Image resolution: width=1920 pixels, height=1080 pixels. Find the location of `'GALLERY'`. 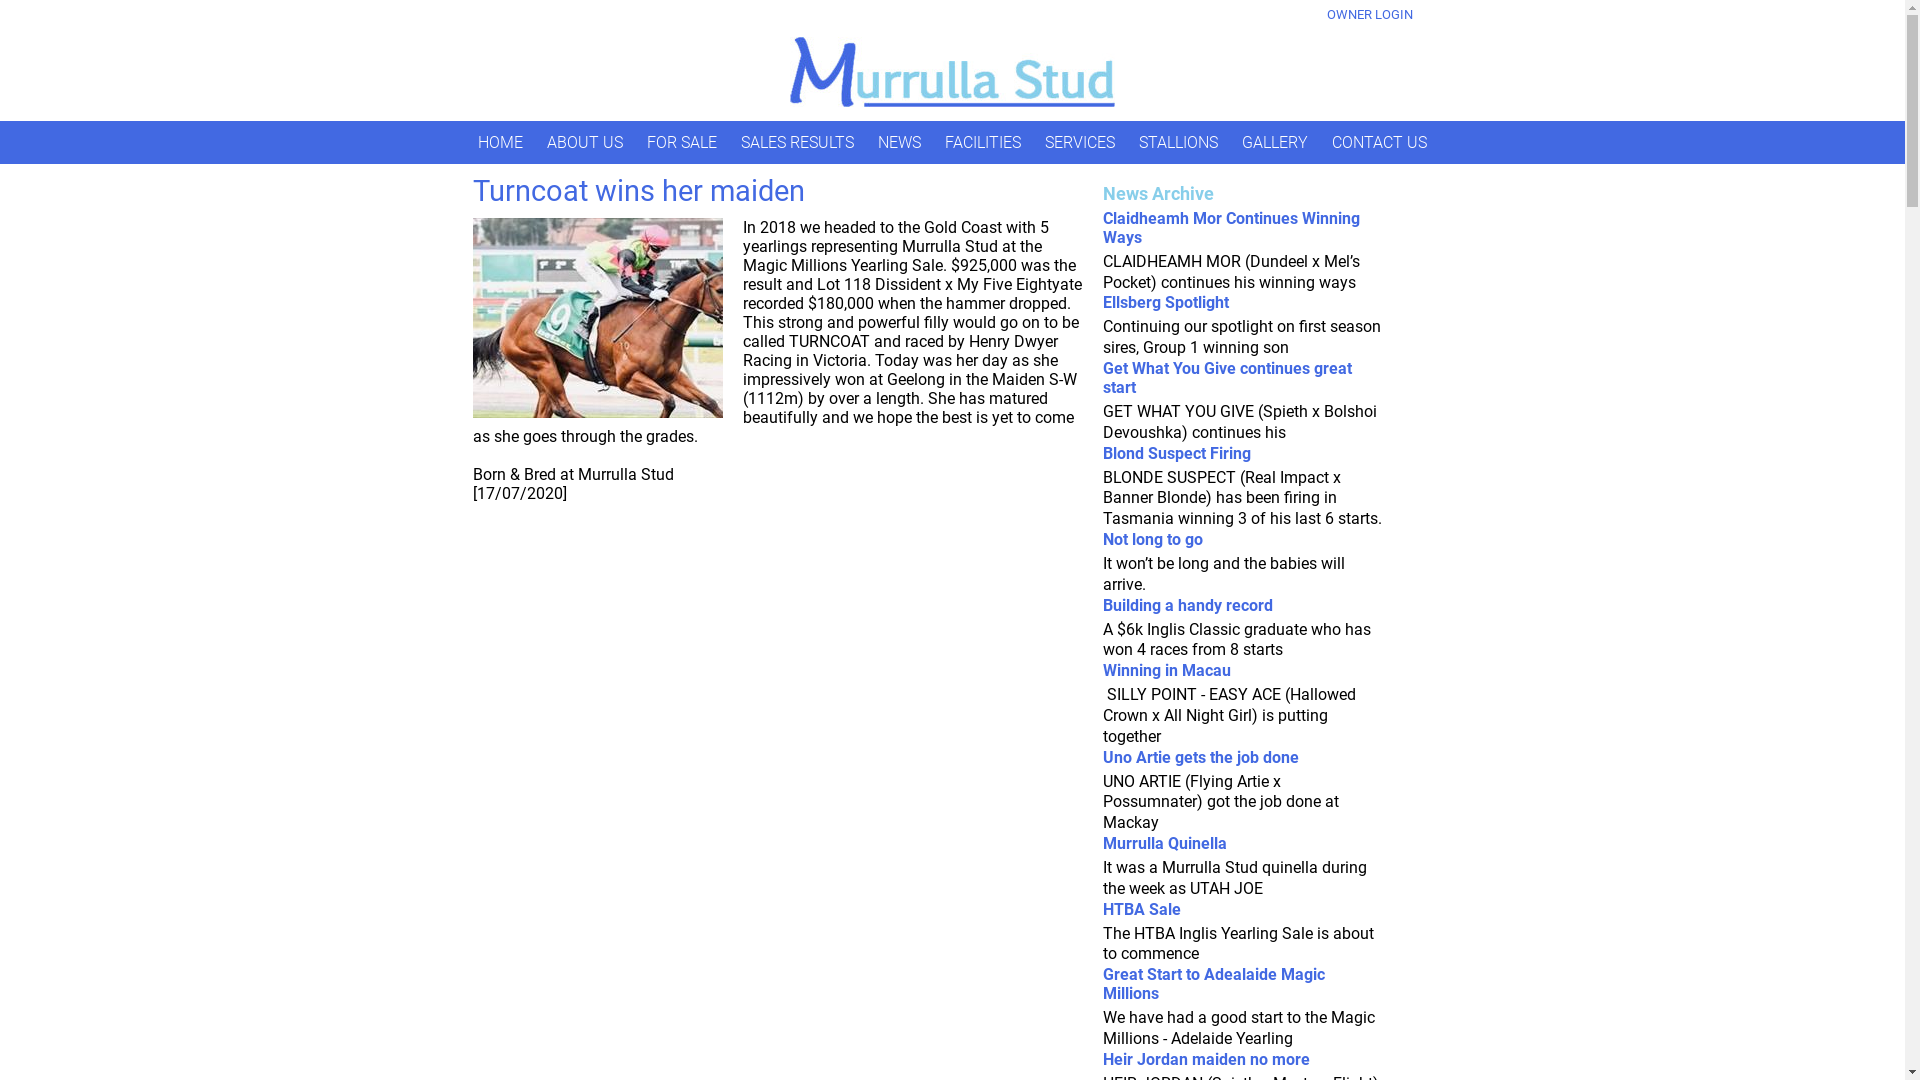

'GALLERY' is located at coordinates (1241, 141).